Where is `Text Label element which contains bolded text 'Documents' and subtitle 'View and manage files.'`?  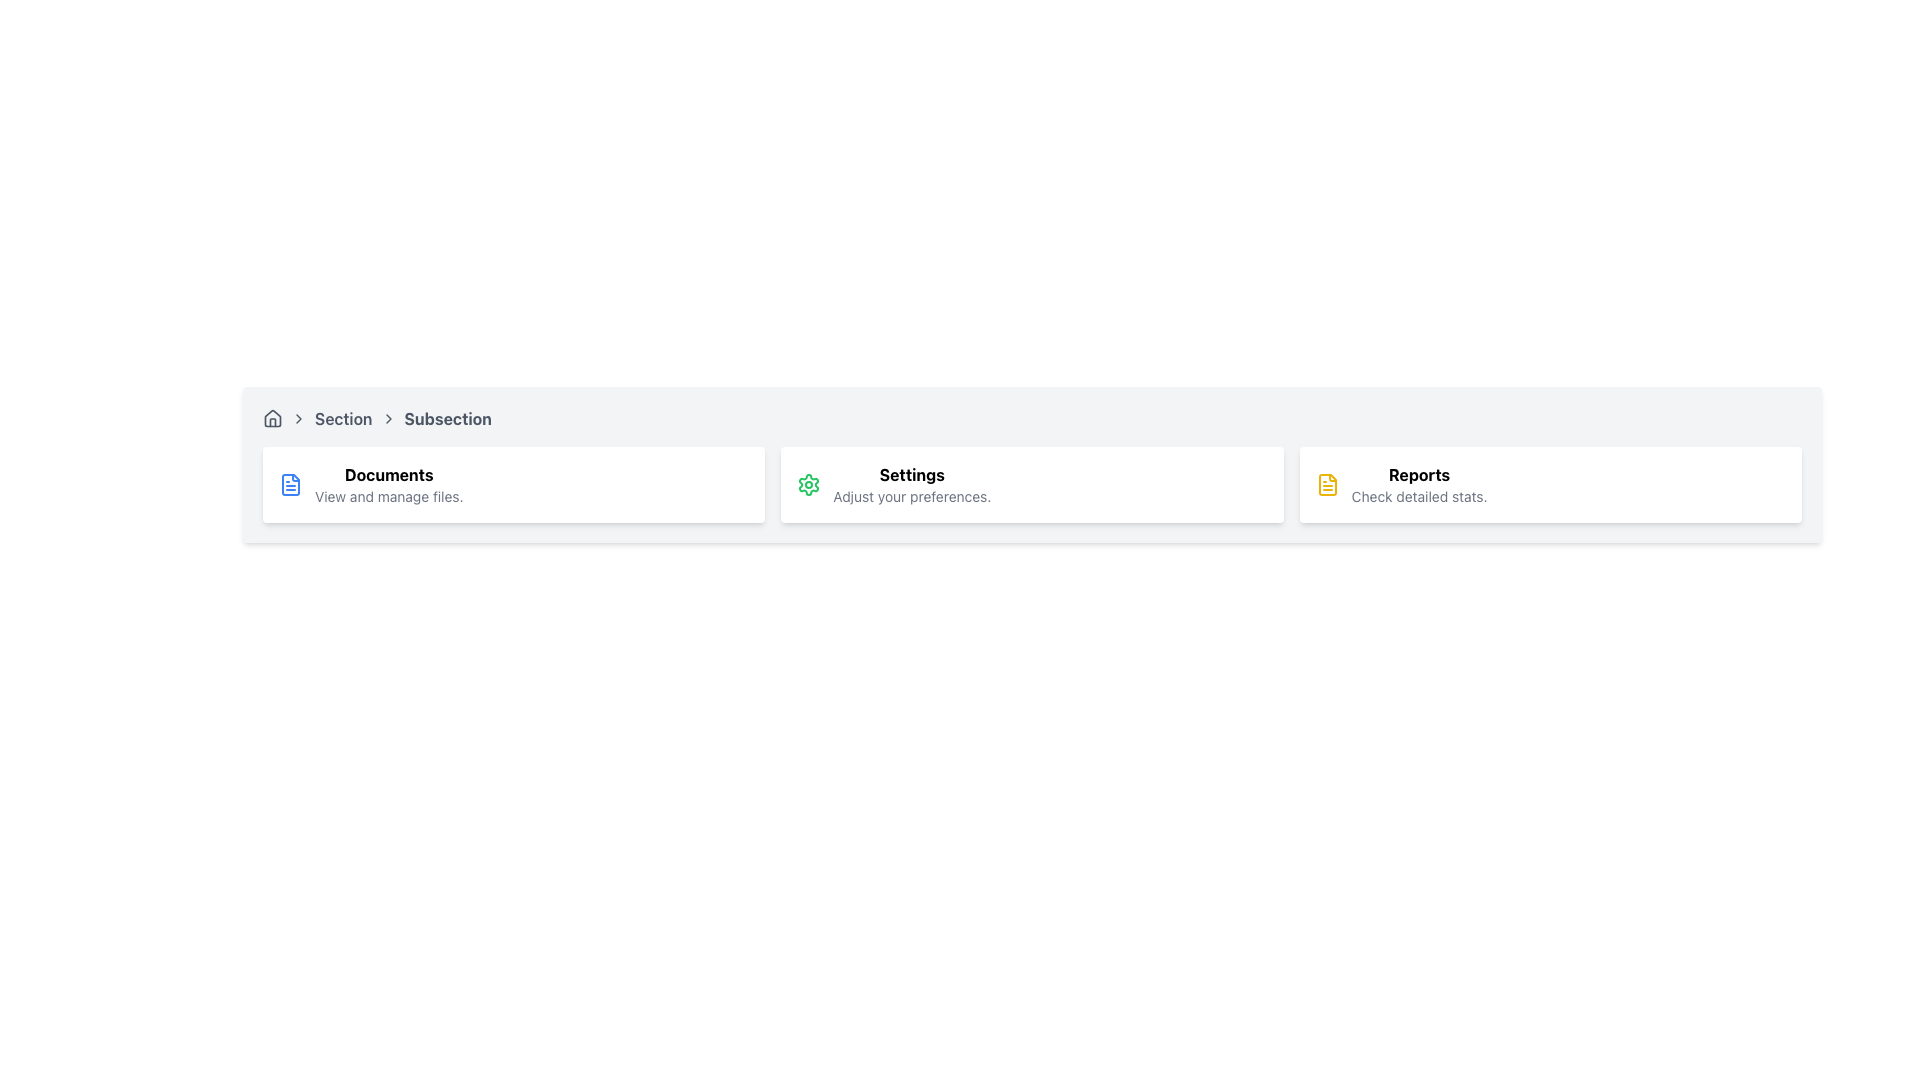 Text Label element which contains bolded text 'Documents' and subtitle 'View and manage files.' is located at coordinates (389, 485).